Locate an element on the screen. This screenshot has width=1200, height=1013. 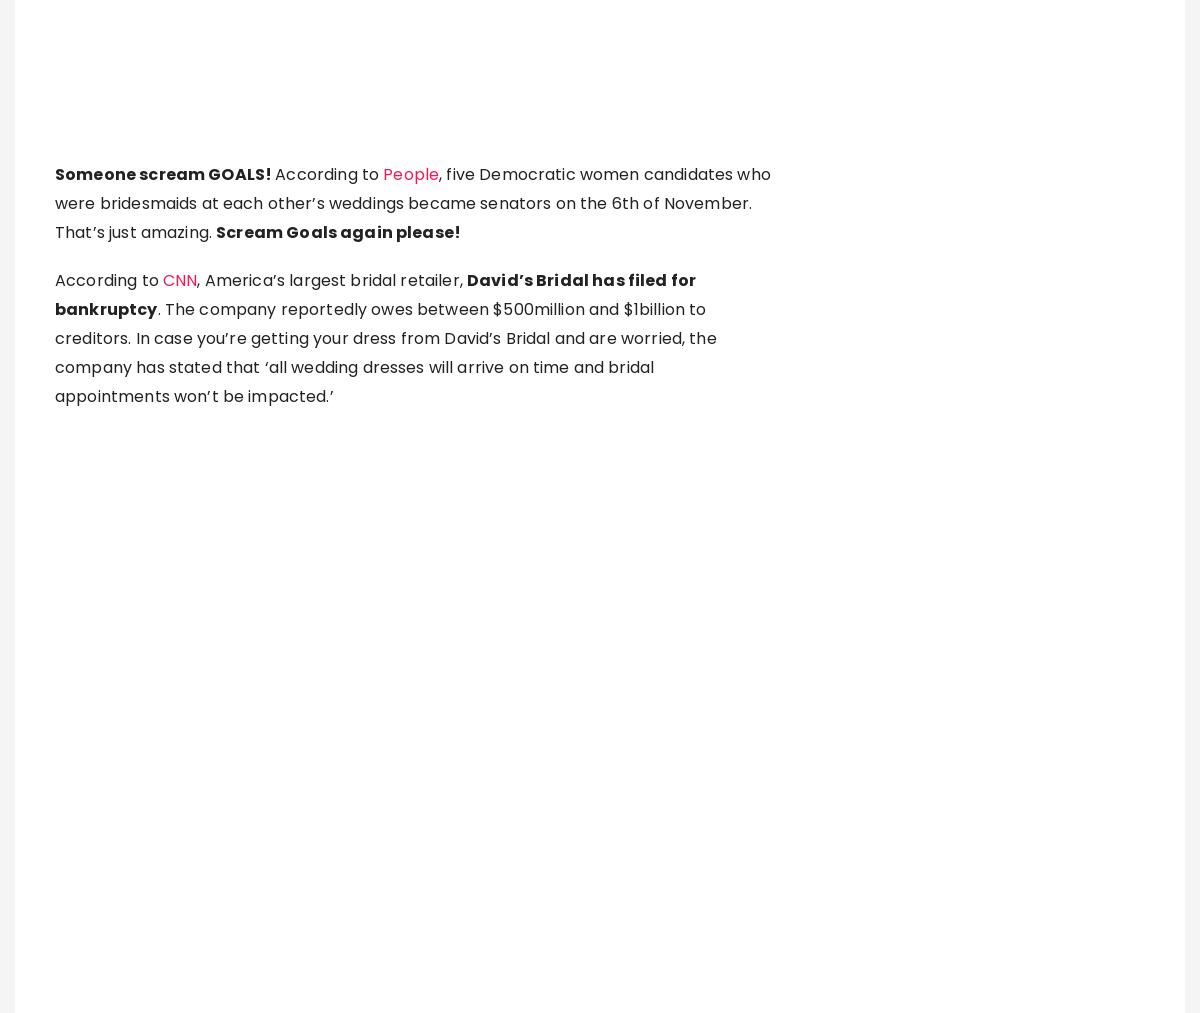
'Christopher Chestnut' is located at coordinates (363, 809).